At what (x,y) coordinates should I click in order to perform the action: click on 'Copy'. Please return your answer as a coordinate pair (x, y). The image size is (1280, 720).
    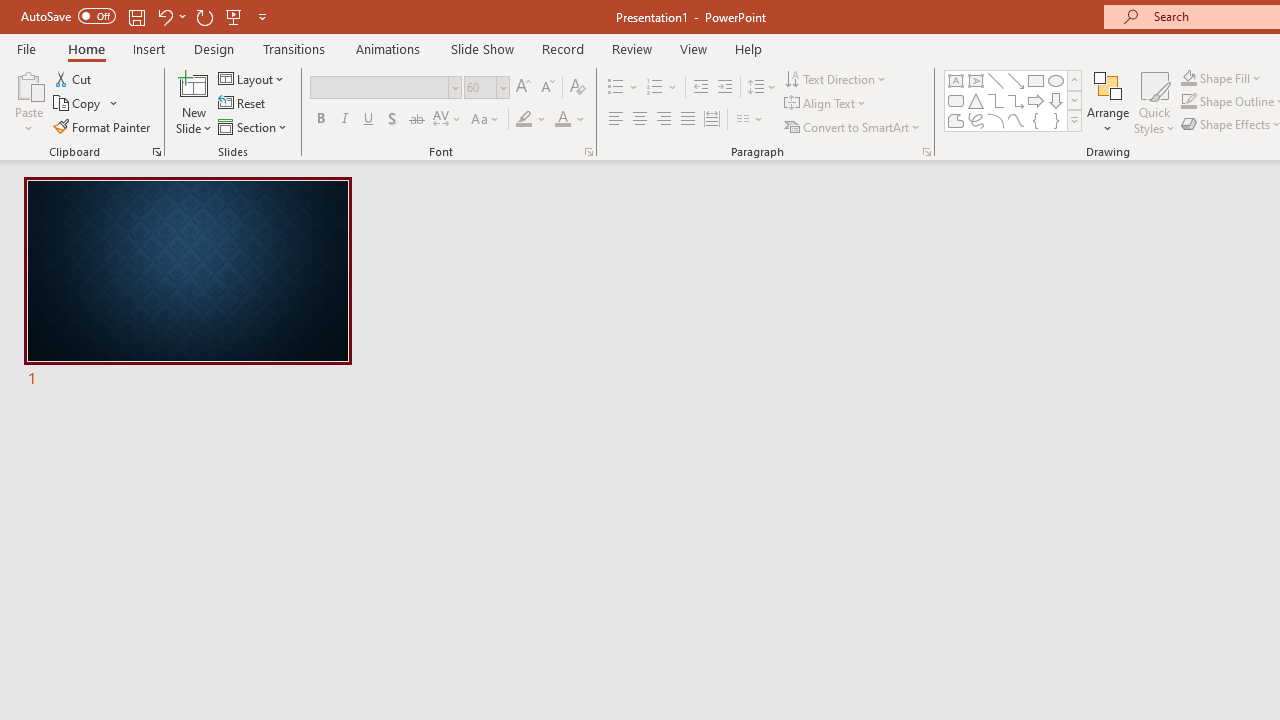
    Looking at the image, I should click on (85, 103).